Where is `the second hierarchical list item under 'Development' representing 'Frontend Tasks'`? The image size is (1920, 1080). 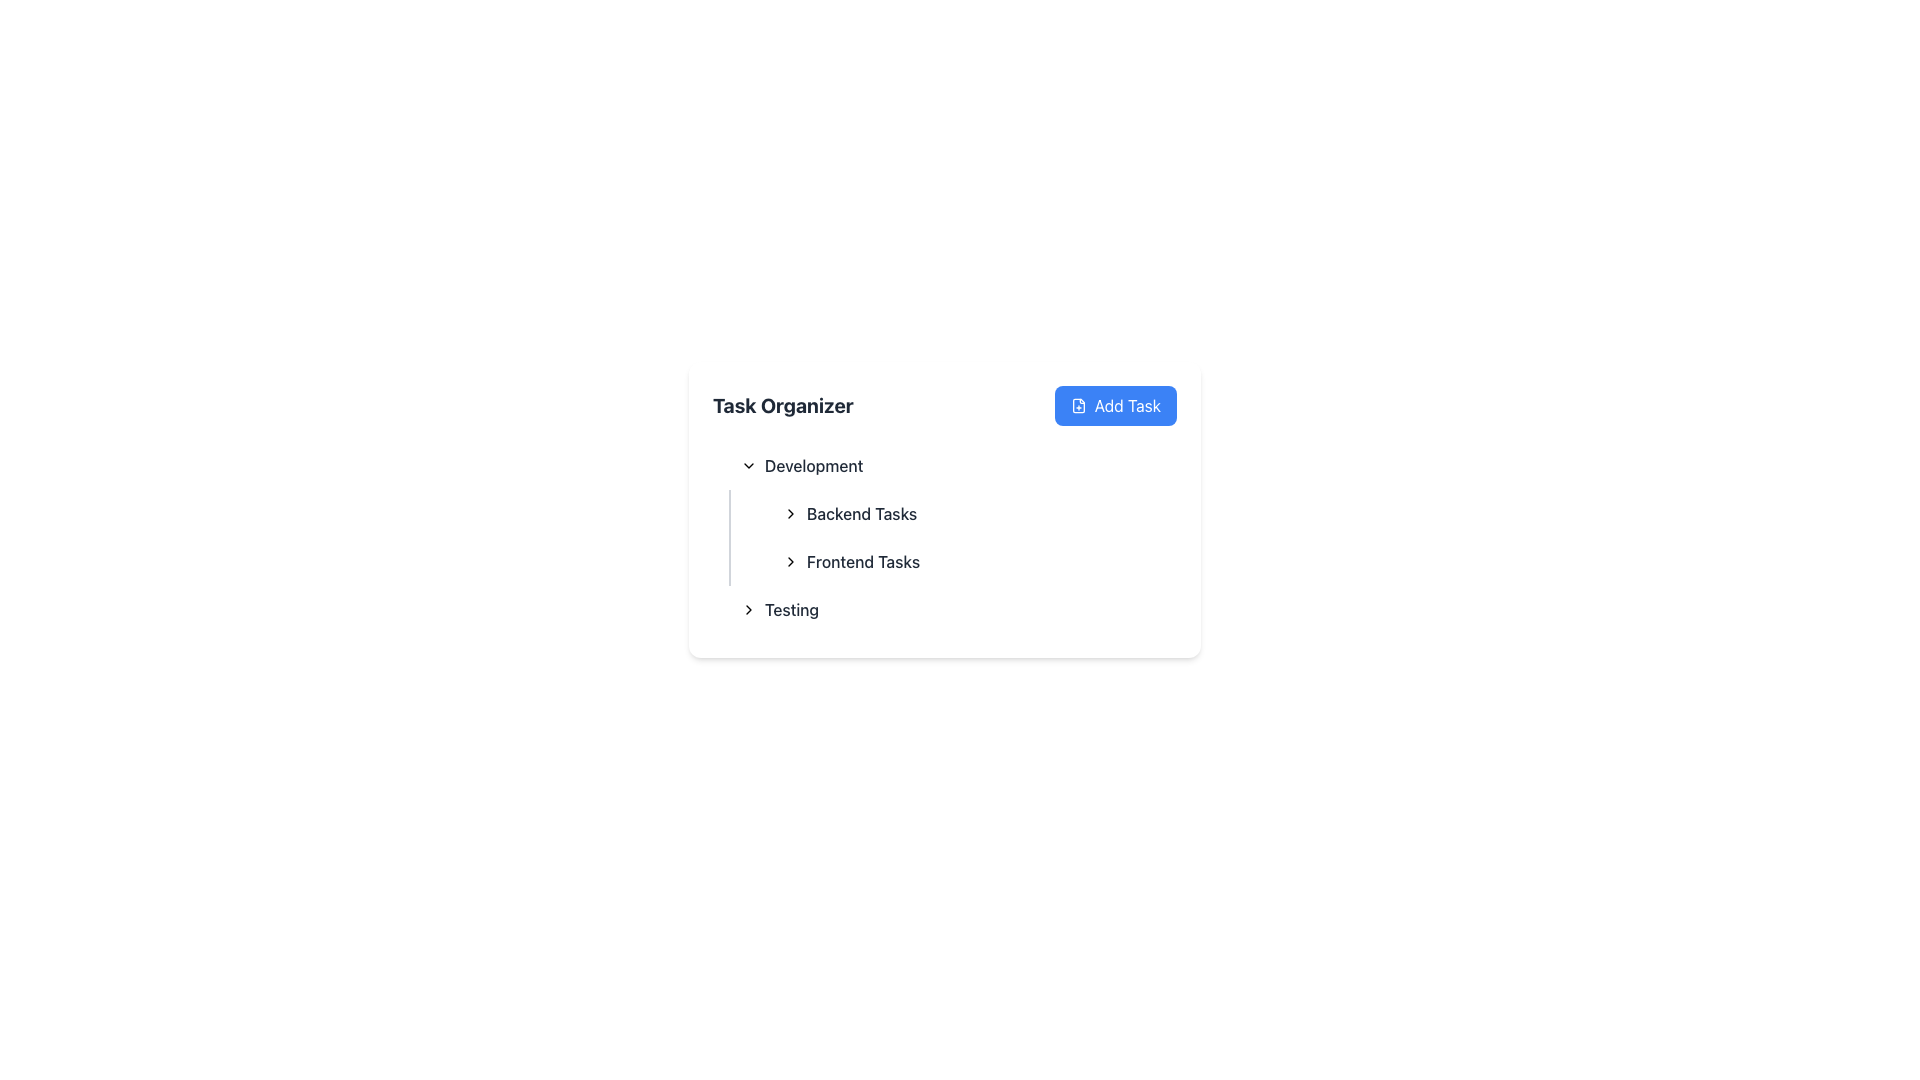 the second hierarchical list item under 'Development' representing 'Frontend Tasks' is located at coordinates (851, 562).